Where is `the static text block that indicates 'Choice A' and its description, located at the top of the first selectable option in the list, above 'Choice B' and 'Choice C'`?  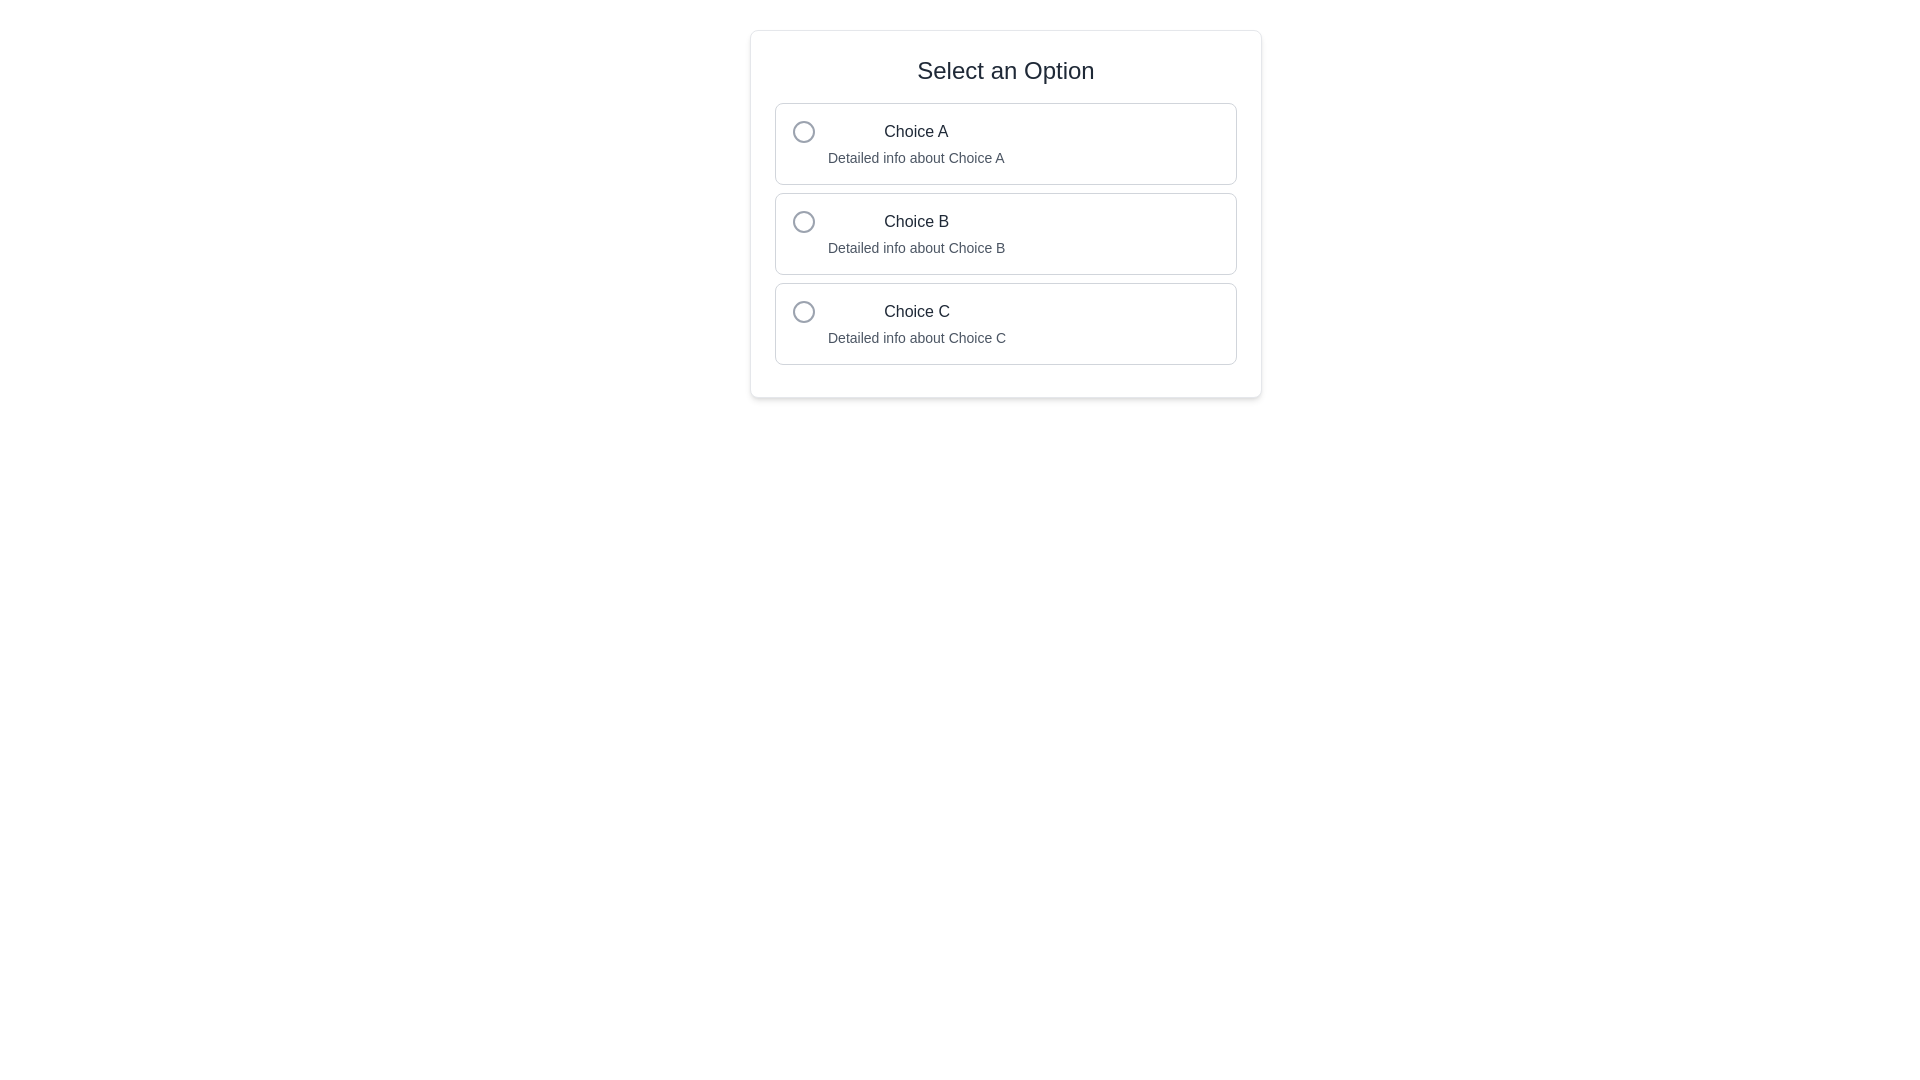 the static text block that indicates 'Choice A' and its description, located at the top of the first selectable option in the list, above 'Choice B' and 'Choice C' is located at coordinates (915, 142).